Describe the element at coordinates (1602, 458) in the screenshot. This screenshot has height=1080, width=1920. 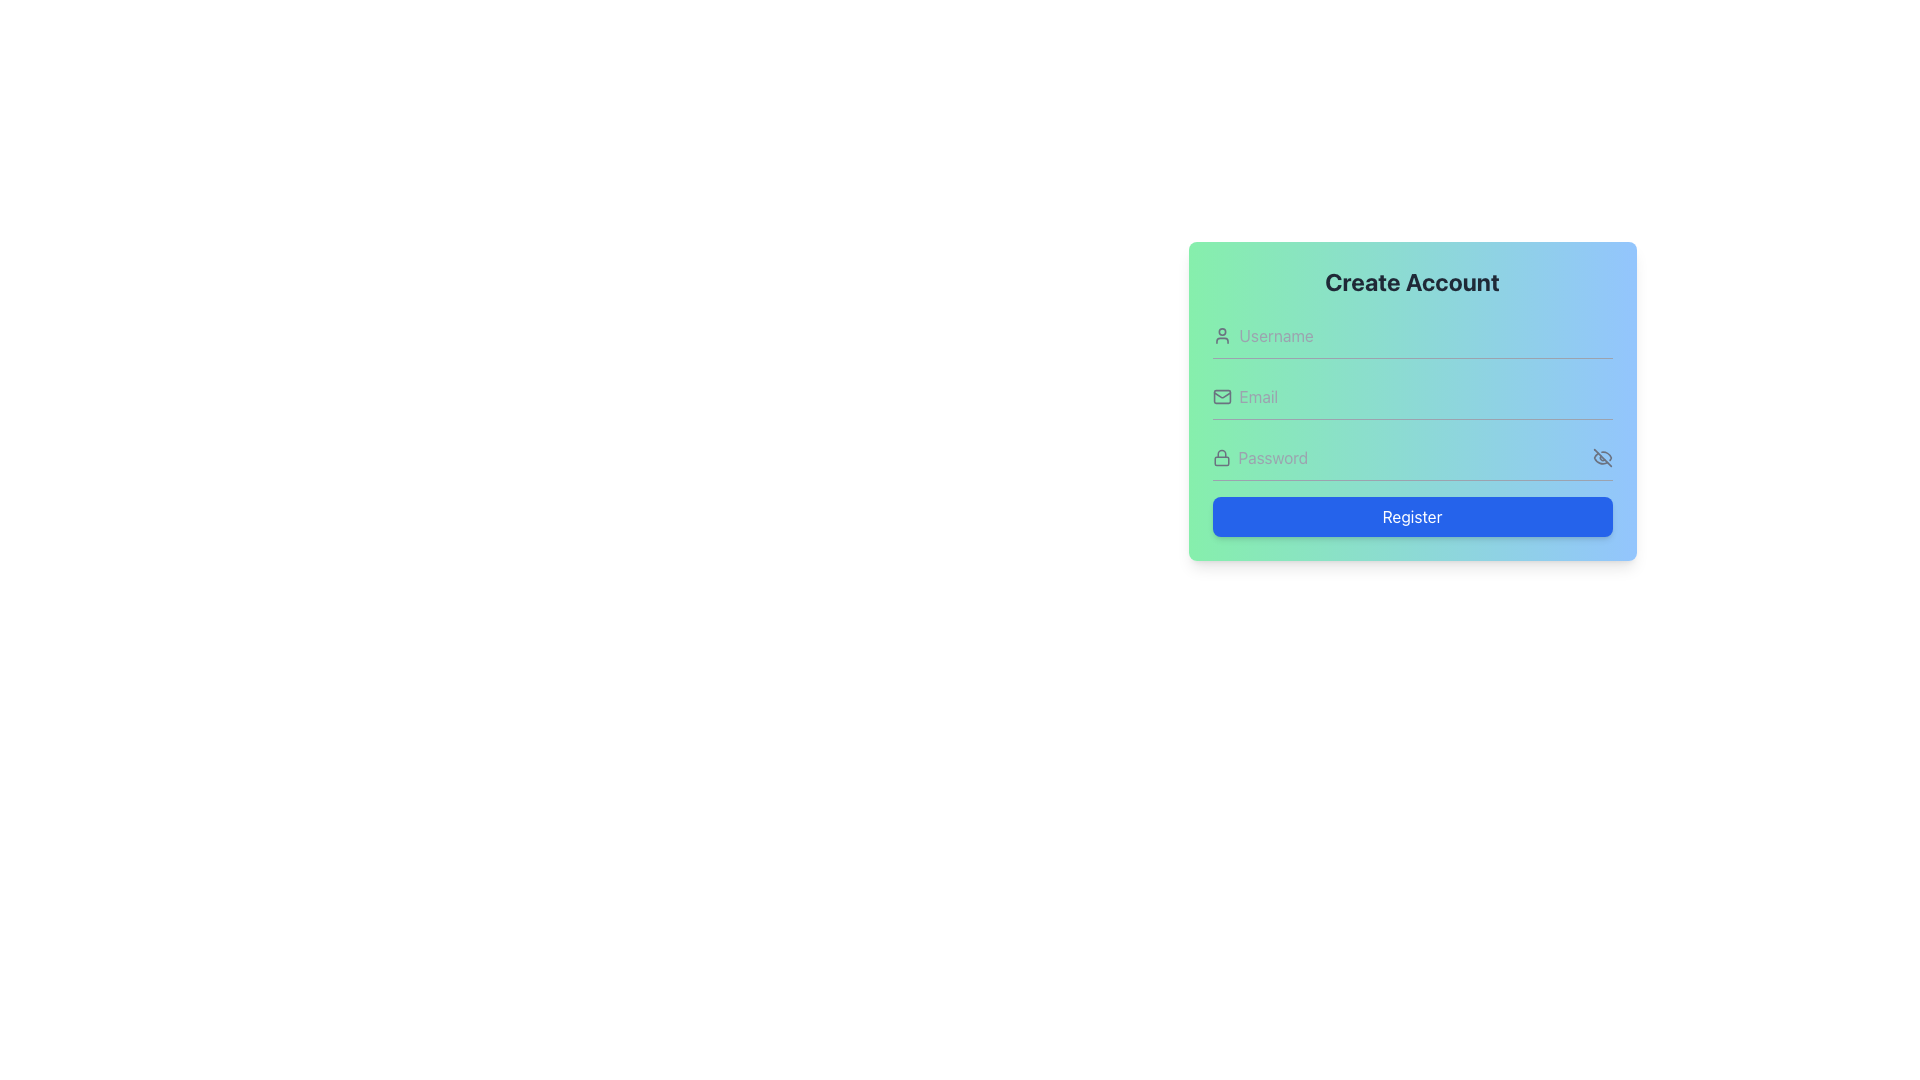
I see `the button that toggles the visibility of the password` at that location.